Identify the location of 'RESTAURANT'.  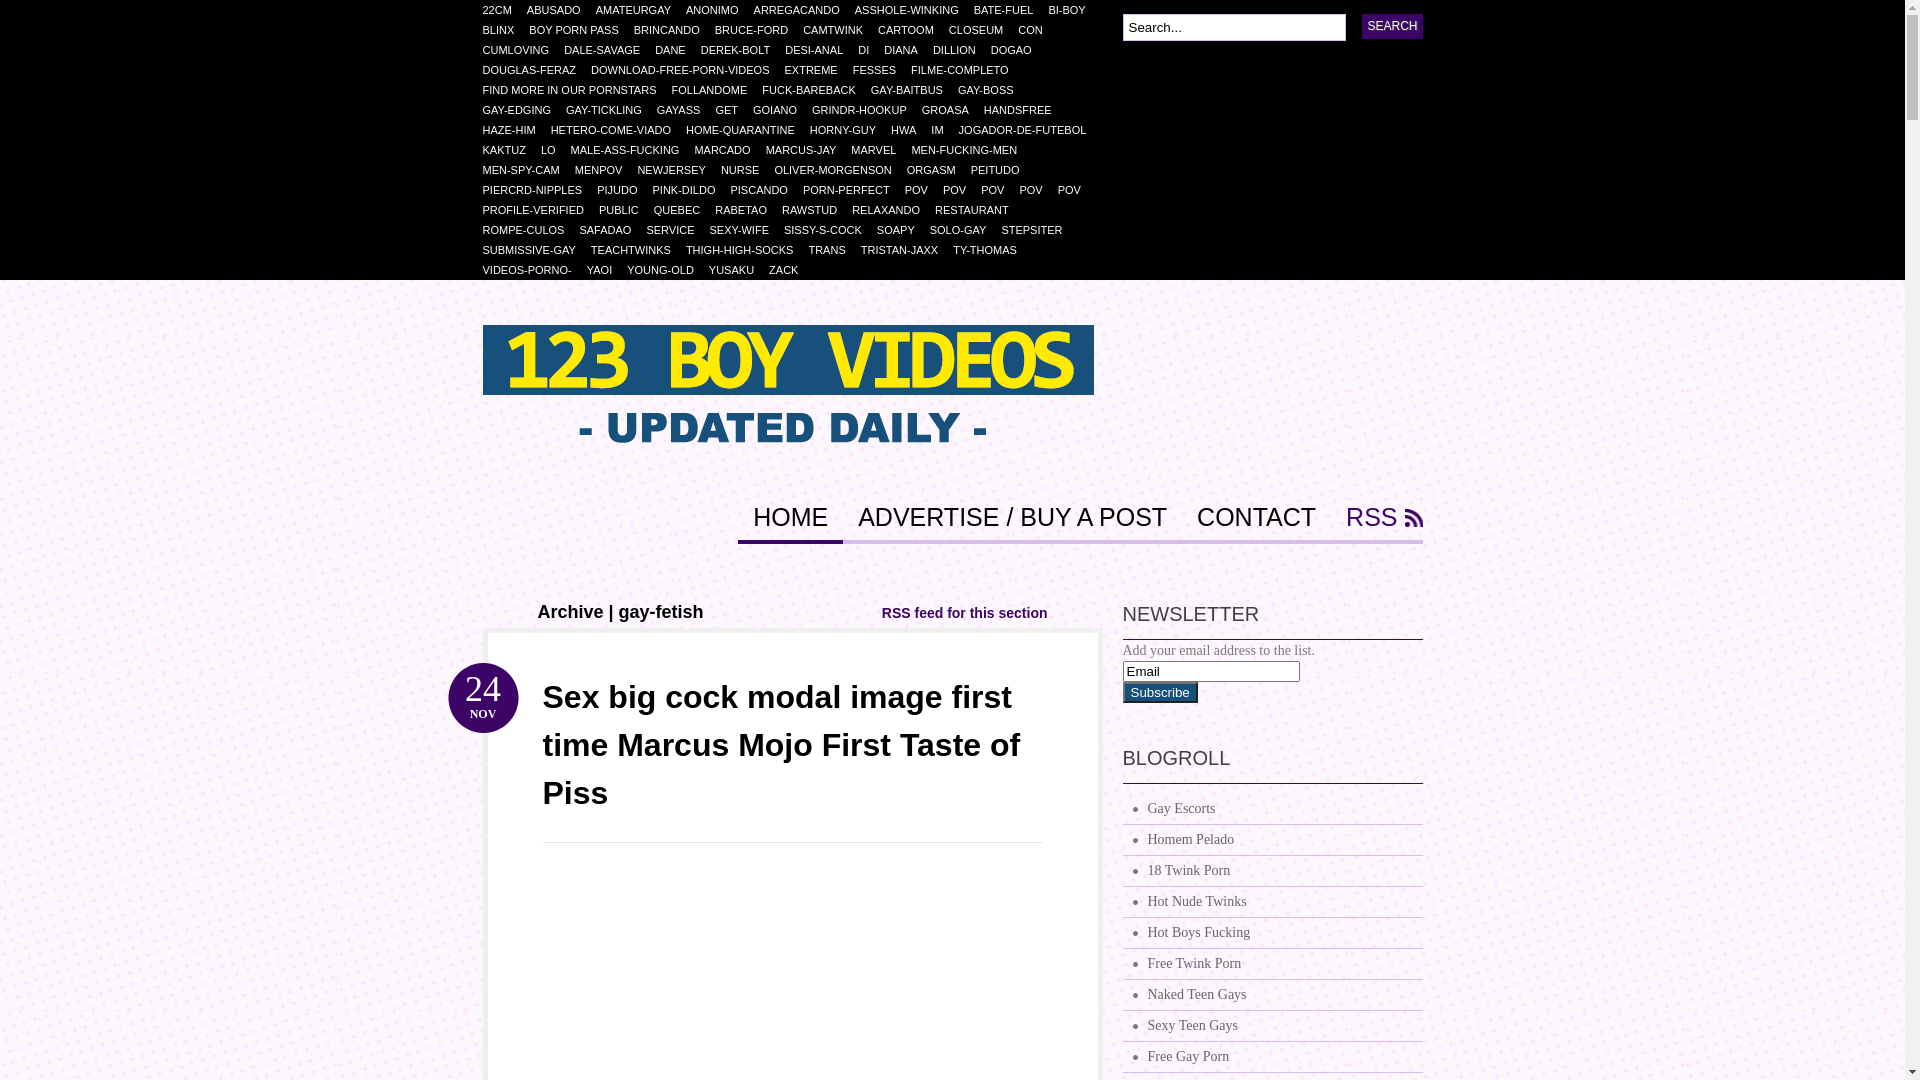
(979, 209).